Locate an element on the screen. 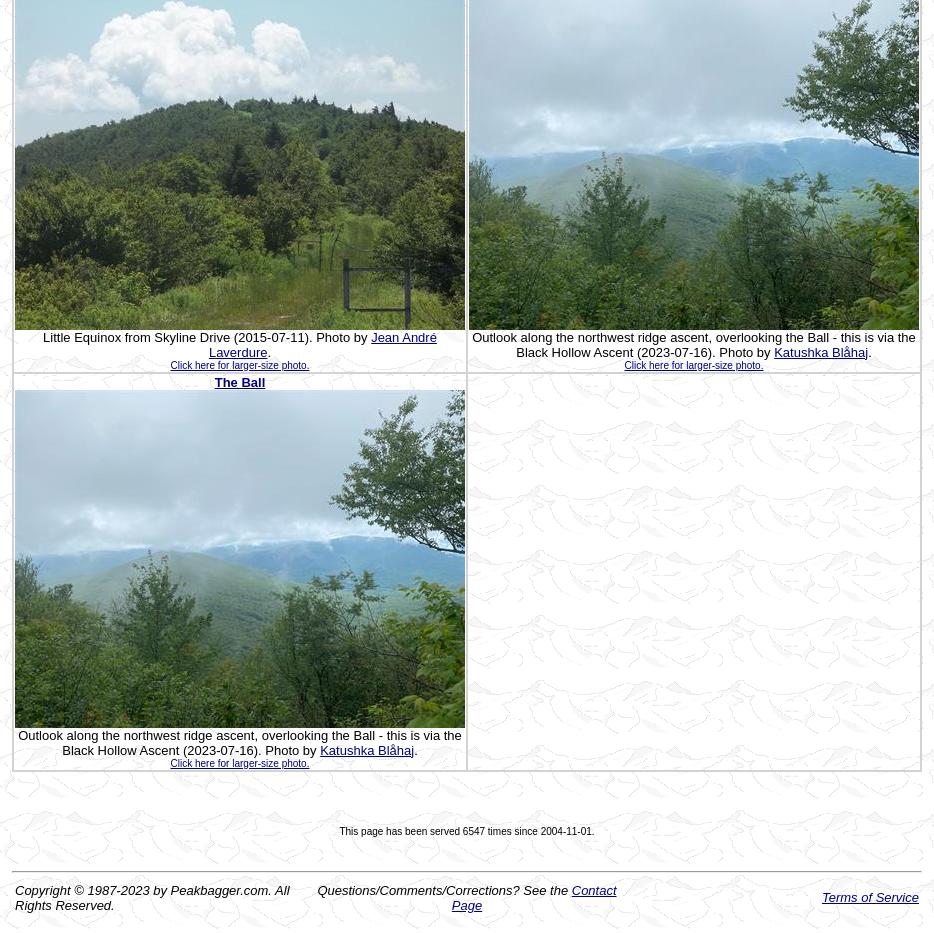 This screenshot has width=934, height=933. 'This page has been served 6547 times since 2004-11-01.' is located at coordinates (466, 829).